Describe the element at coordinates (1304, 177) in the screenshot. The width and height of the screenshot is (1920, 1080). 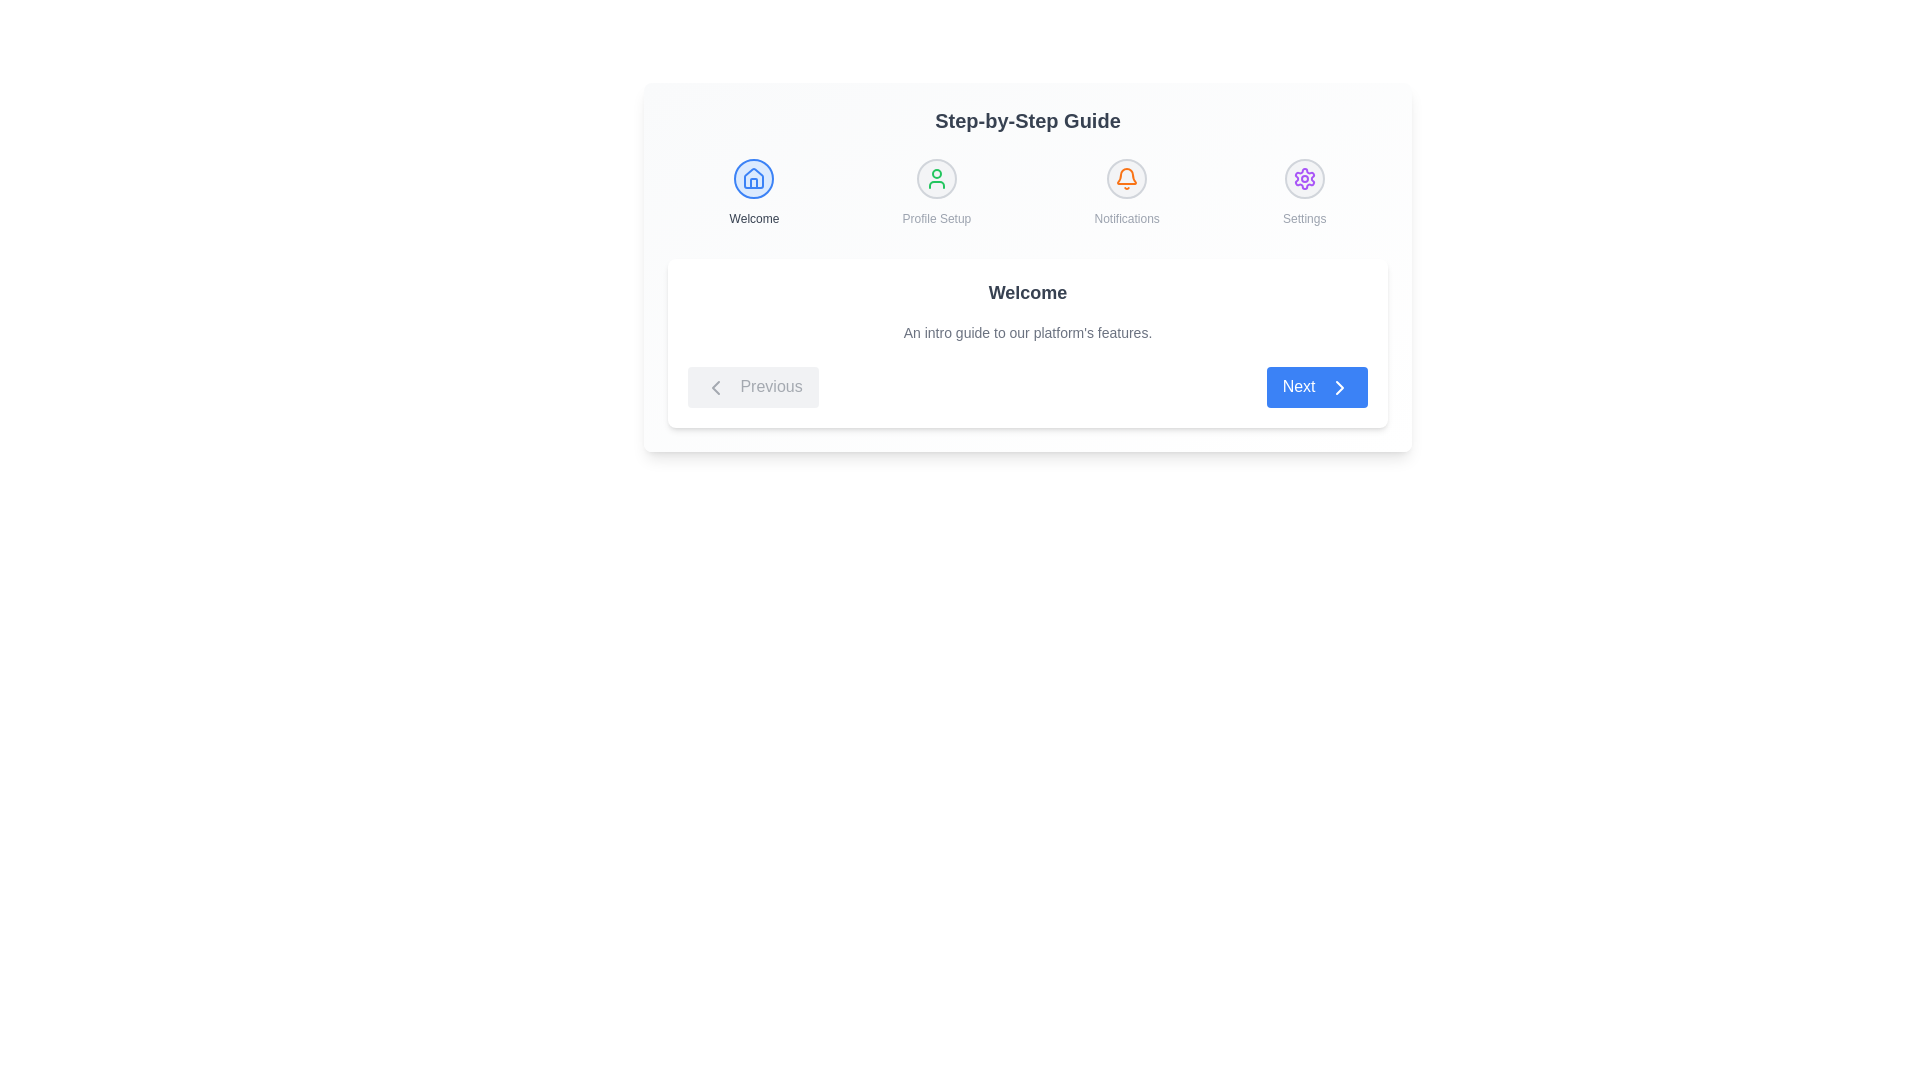
I see `the circular button with a light gray background and a purple gear icon, located in the top right area of the interface, to the right of the 'Notifications' section and above the 'Settings' label` at that location.